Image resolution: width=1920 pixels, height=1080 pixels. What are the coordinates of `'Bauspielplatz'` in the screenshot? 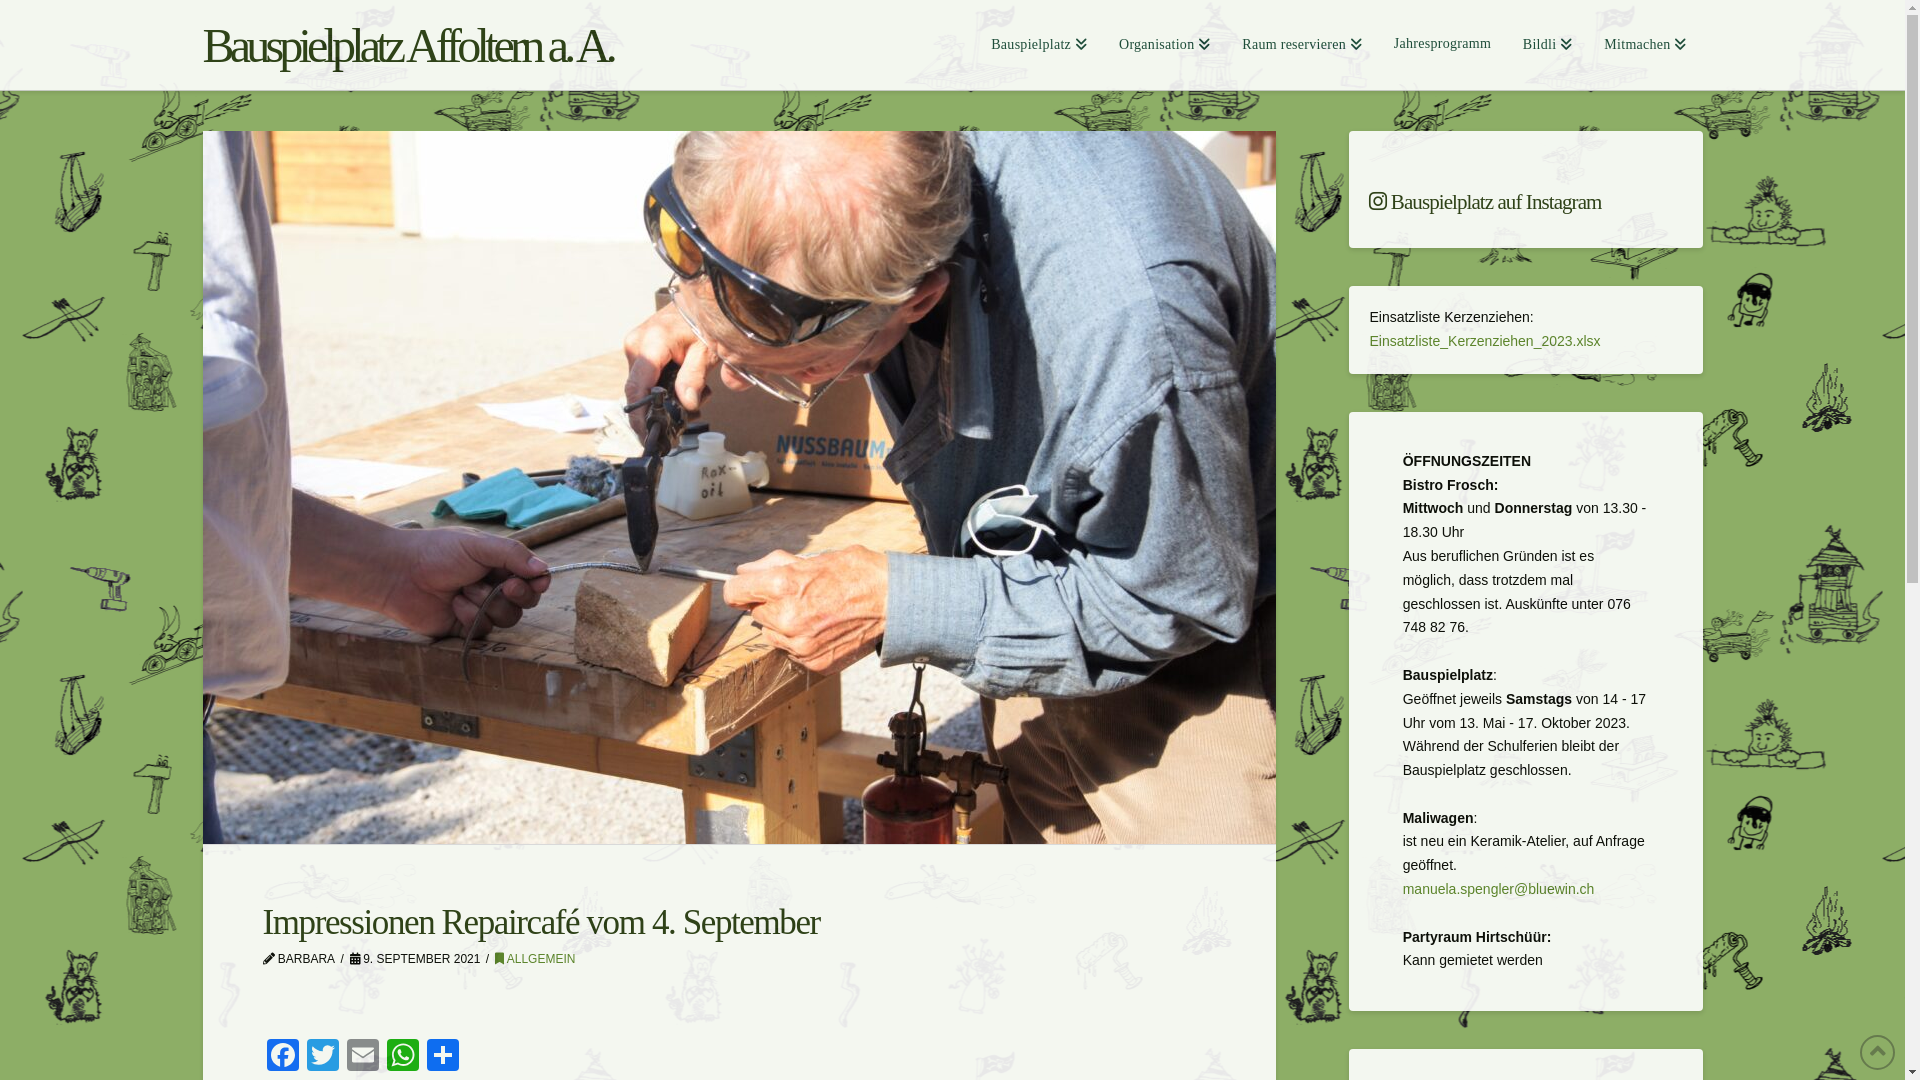 It's located at (974, 45).